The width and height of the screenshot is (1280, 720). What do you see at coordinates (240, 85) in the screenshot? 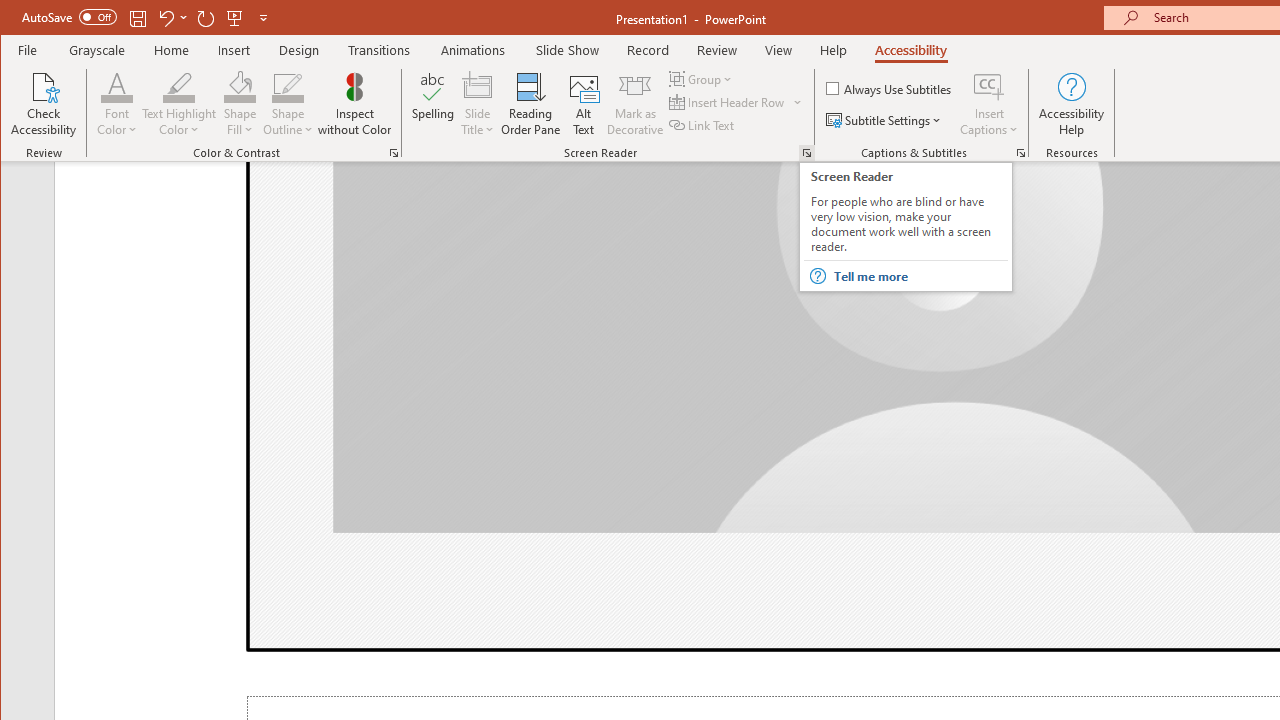
I see `'Shape Fill Orange, Accent 2'` at bounding box center [240, 85].